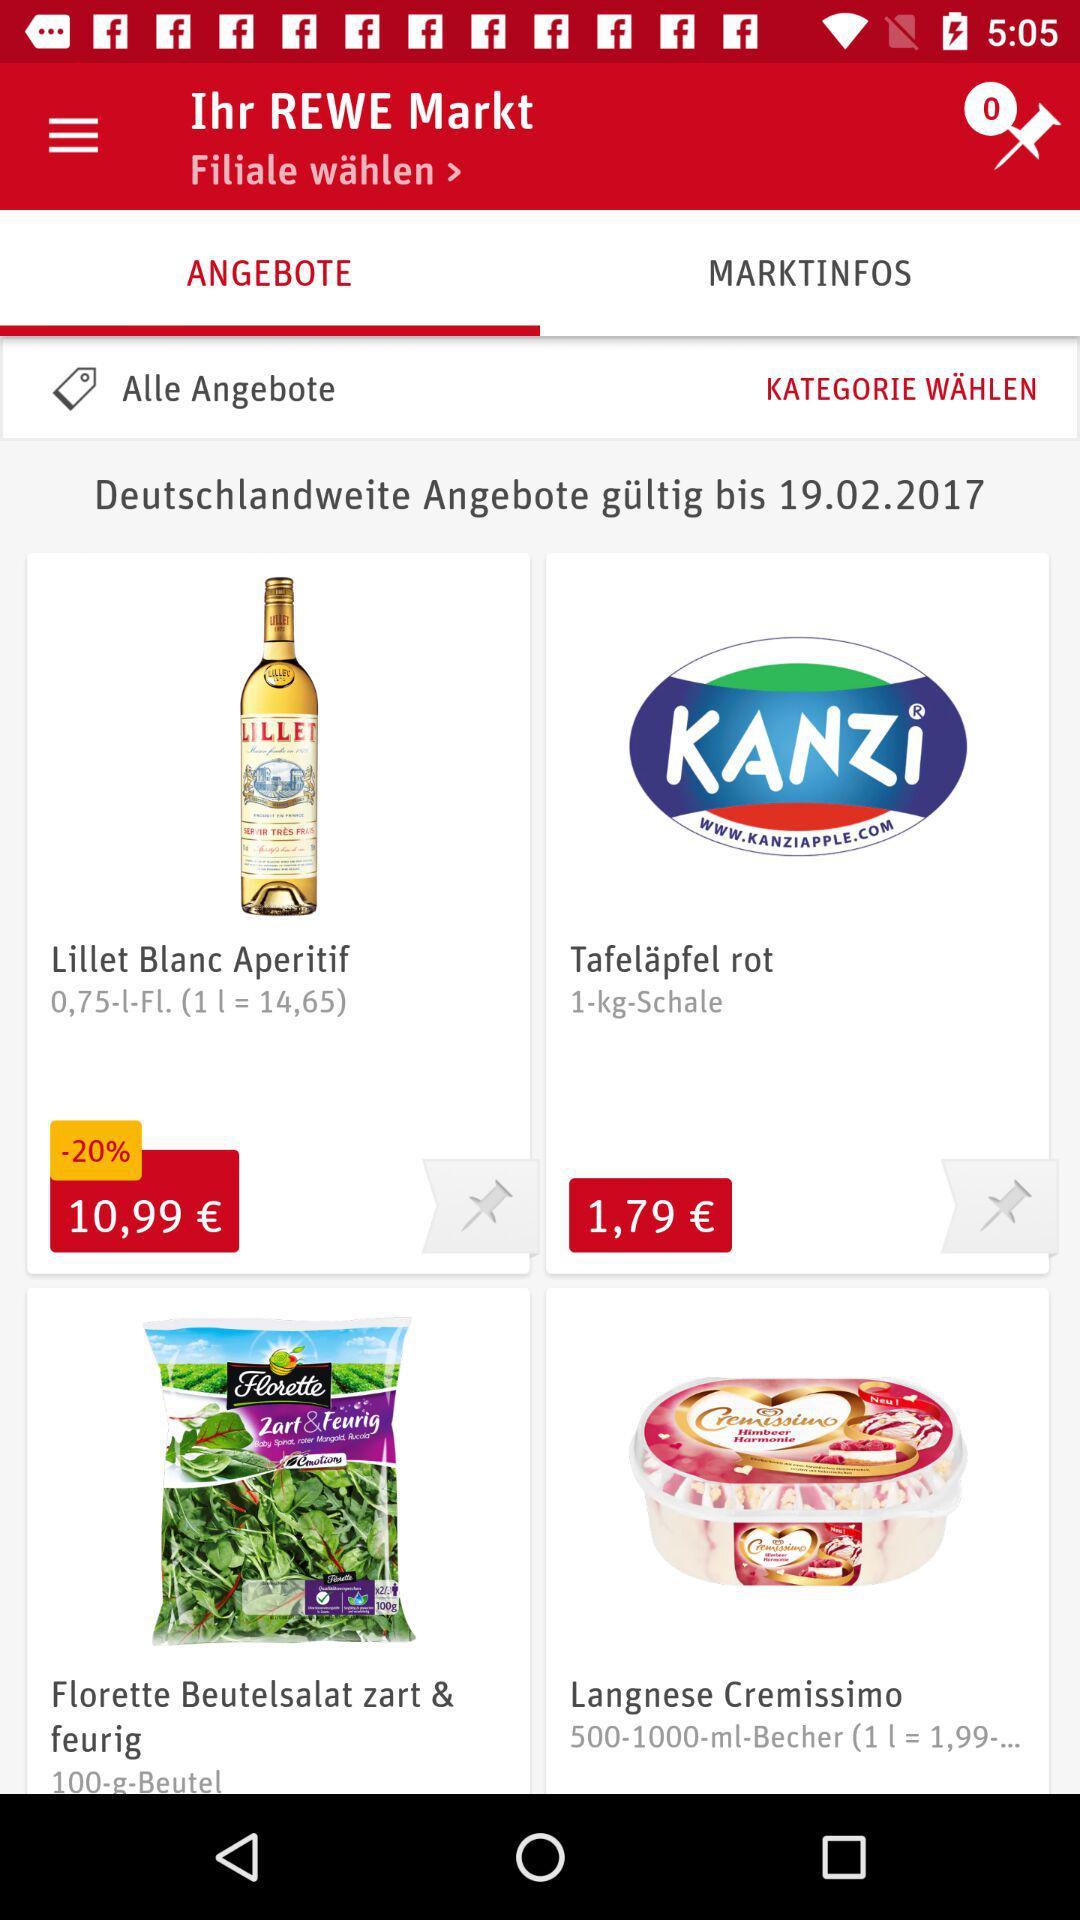  What do you see at coordinates (324, 169) in the screenshot?
I see `icon below the ihr rewe markt` at bounding box center [324, 169].